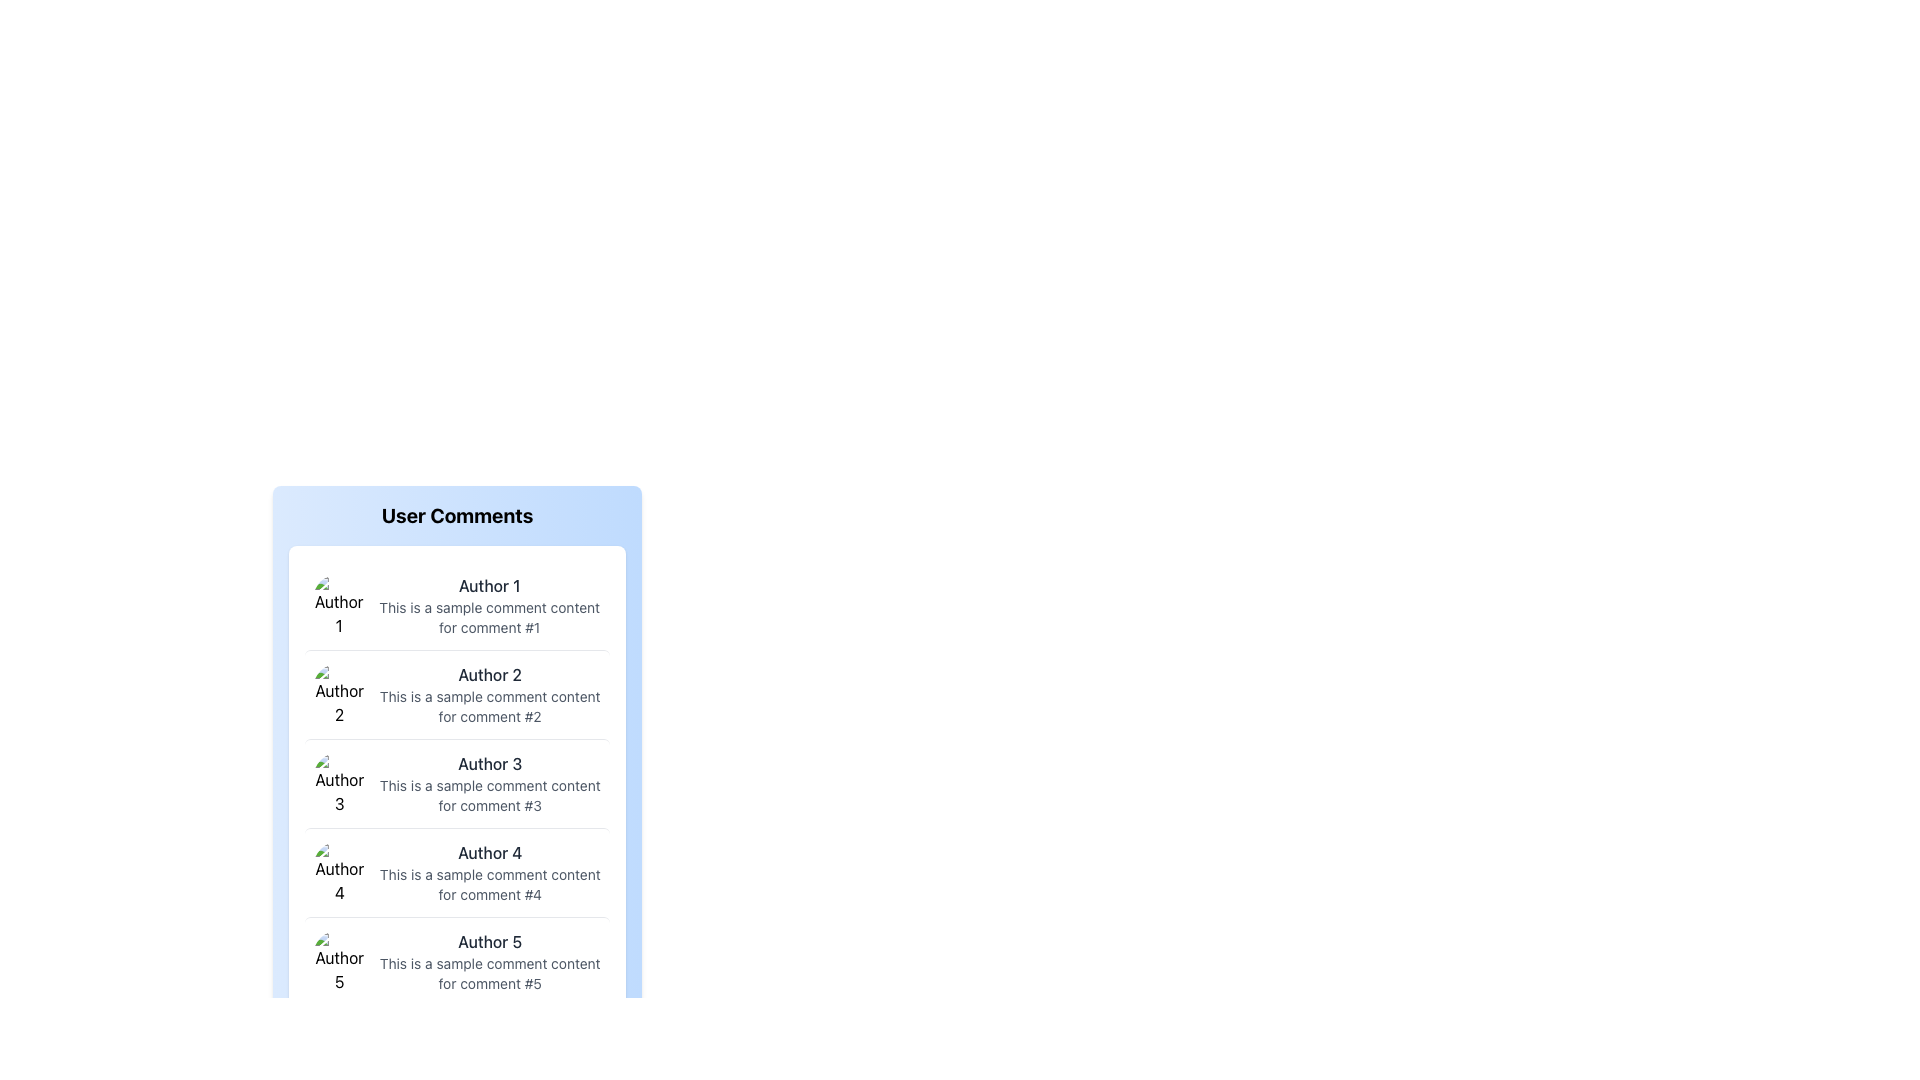 This screenshot has height=1080, width=1920. What do you see at coordinates (456, 960) in the screenshot?
I see `the fifth list item containing the profile picture, the name 'Author 5' in bold, and the comment text 'This is a sample comment content for comment #5'` at bounding box center [456, 960].